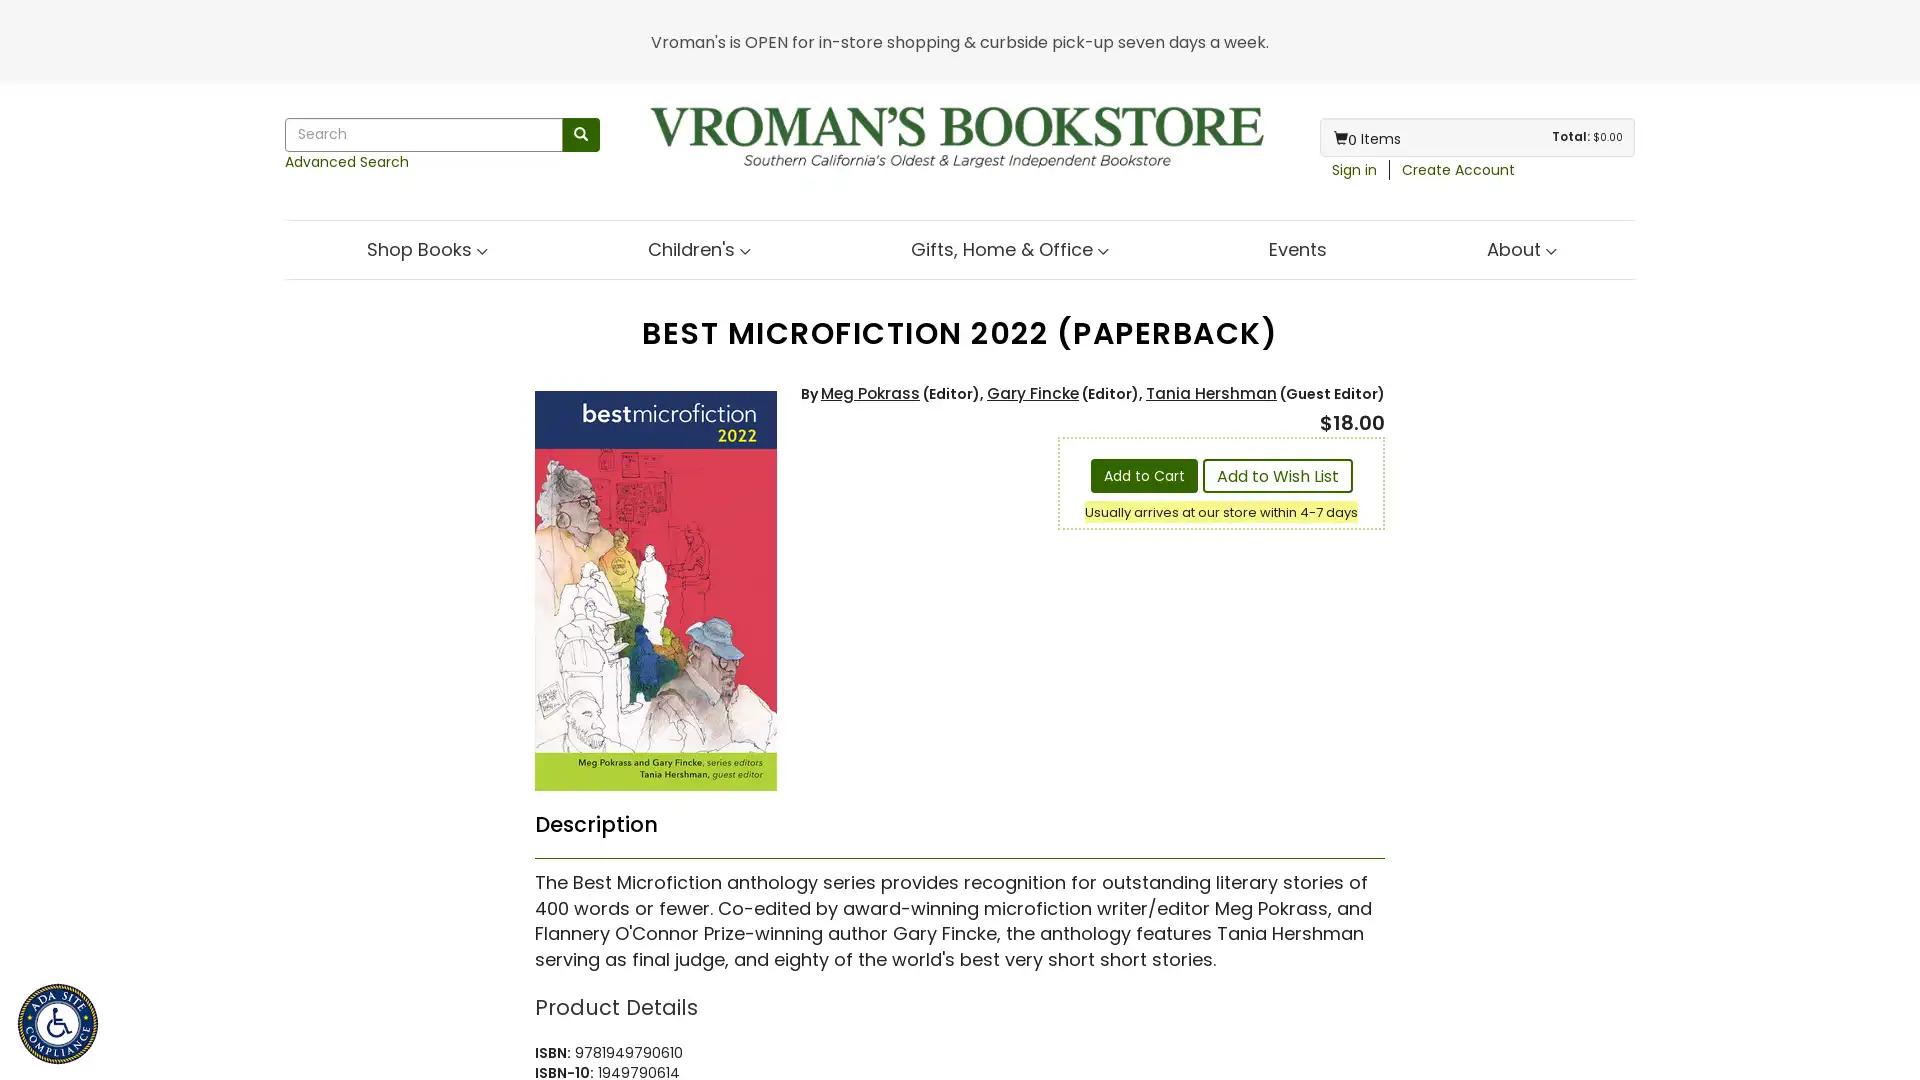 The width and height of the screenshot is (1920, 1080). What do you see at coordinates (579, 134) in the screenshot?
I see `Search` at bounding box center [579, 134].